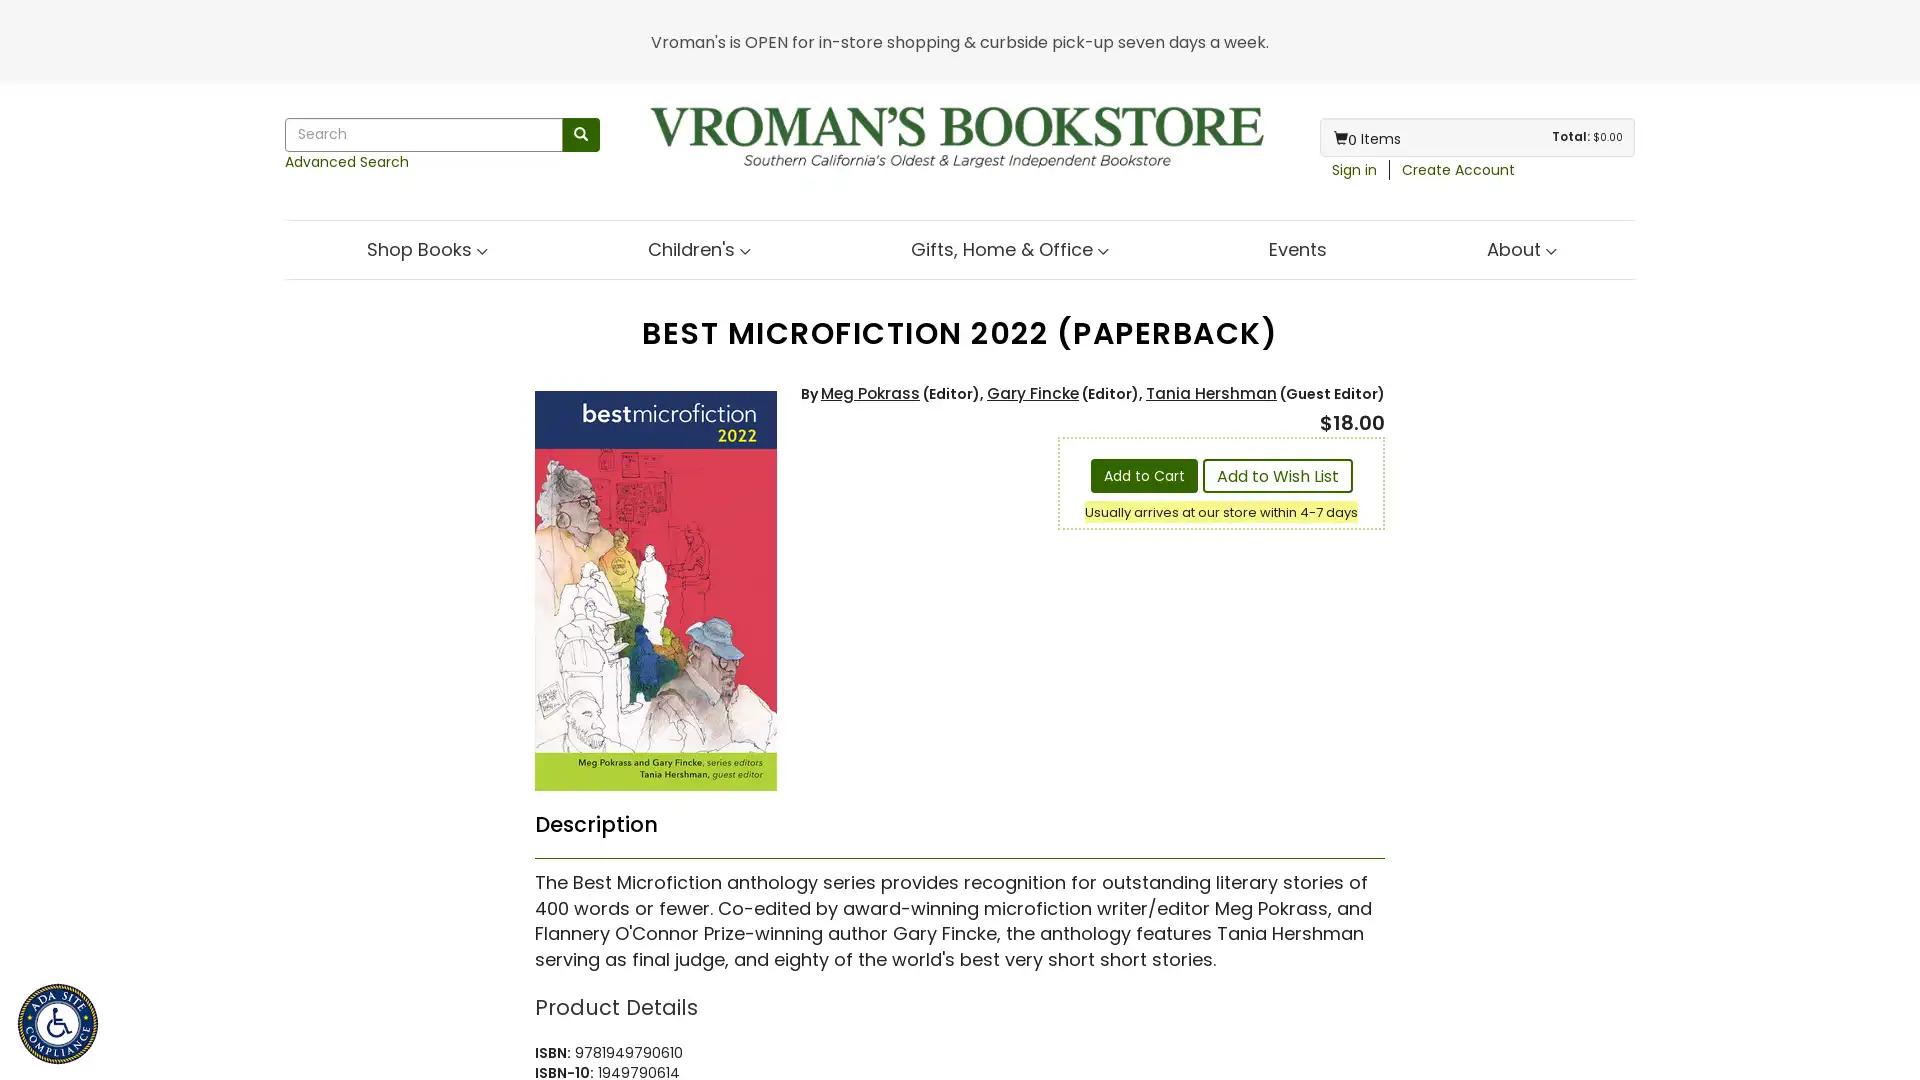 The width and height of the screenshot is (1920, 1080). What do you see at coordinates (579, 134) in the screenshot?
I see `Search` at bounding box center [579, 134].